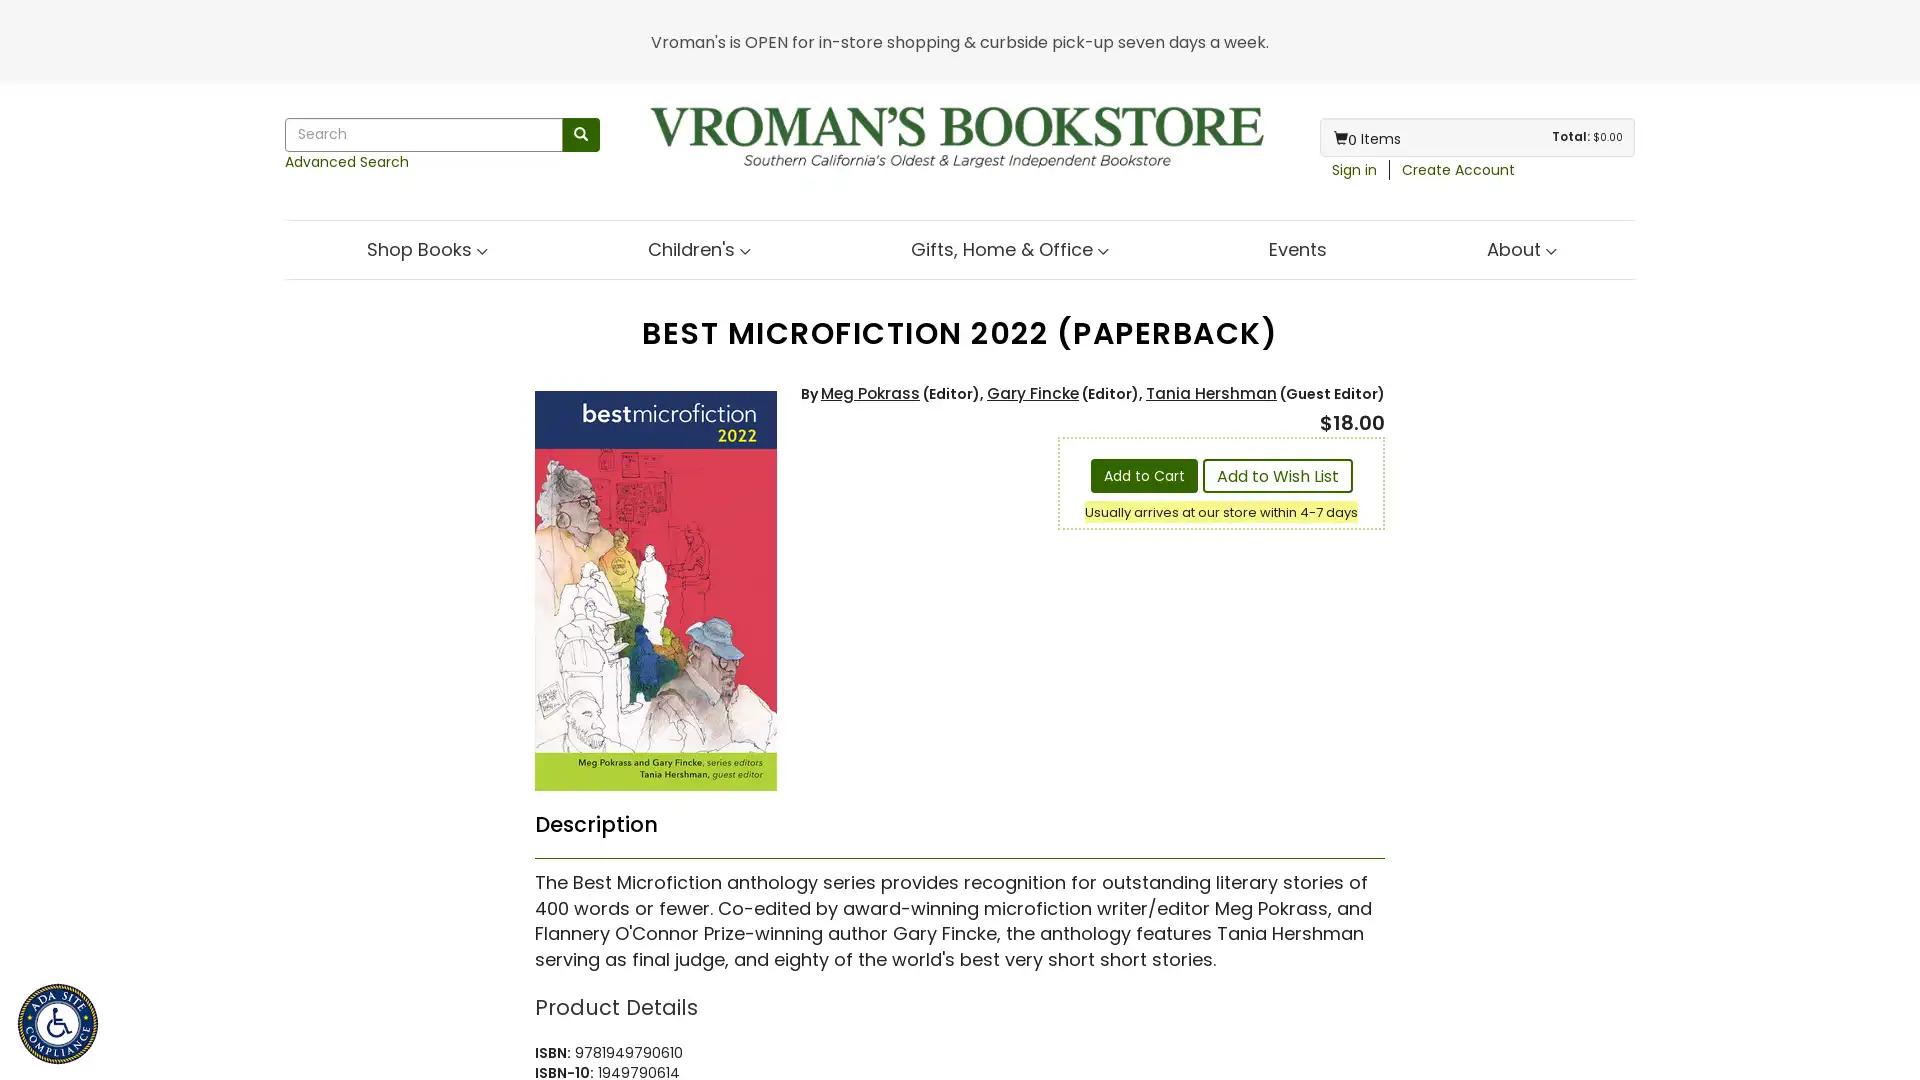 The width and height of the screenshot is (1920, 1080). What do you see at coordinates (579, 134) in the screenshot?
I see `Search` at bounding box center [579, 134].